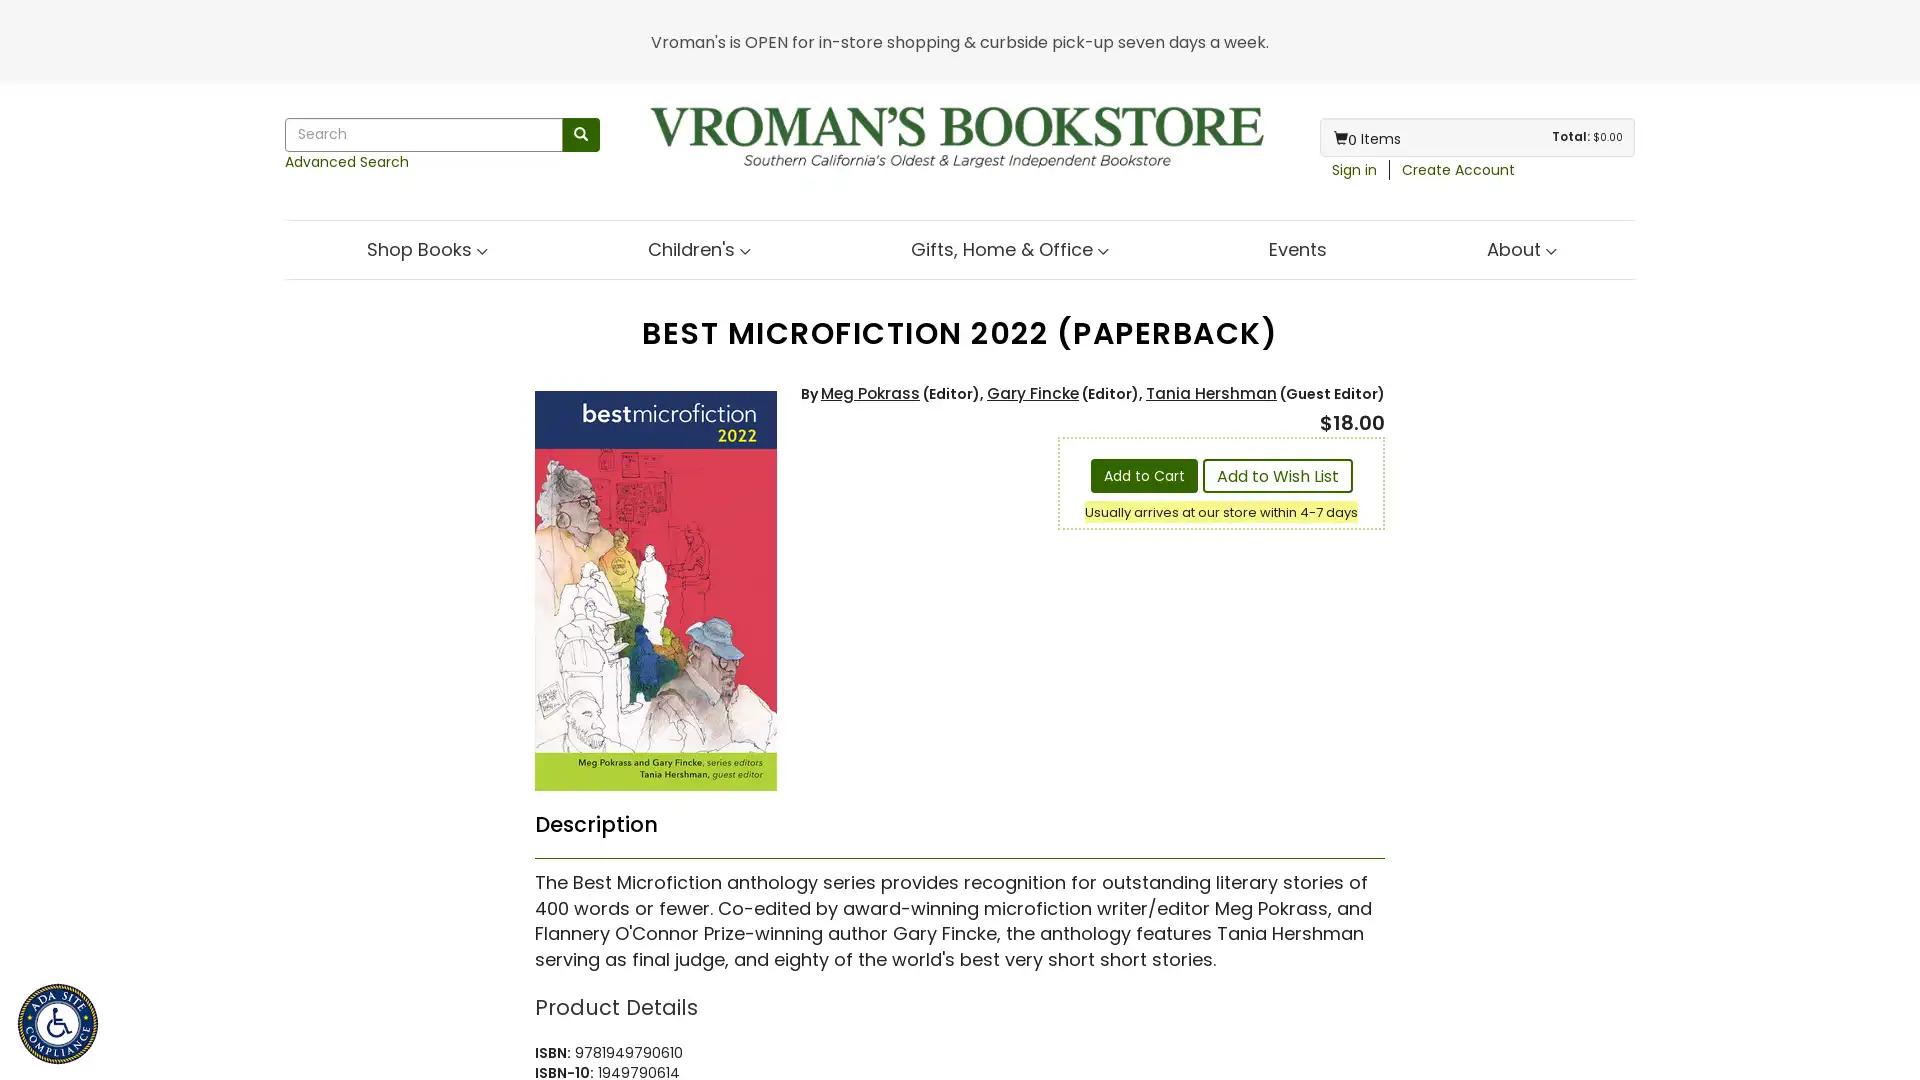 The width and height of the screenshot is (1920, 1080). What do you see at coordinates (579, 134) in the screenshot?
I see `Search` at bounding box center [579, 134].